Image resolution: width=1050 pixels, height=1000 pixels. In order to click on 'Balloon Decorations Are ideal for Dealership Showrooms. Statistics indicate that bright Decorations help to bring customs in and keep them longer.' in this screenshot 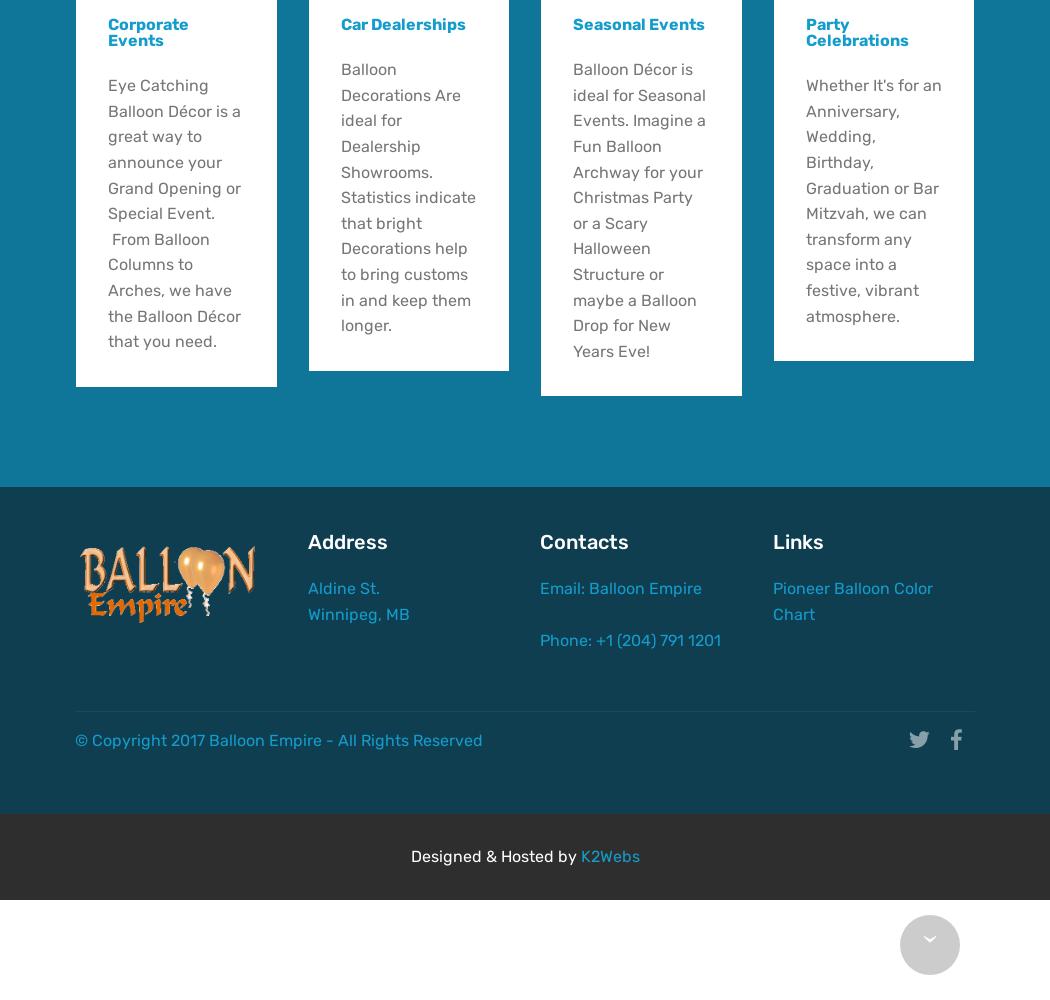, I will do `click(338, 196)`.